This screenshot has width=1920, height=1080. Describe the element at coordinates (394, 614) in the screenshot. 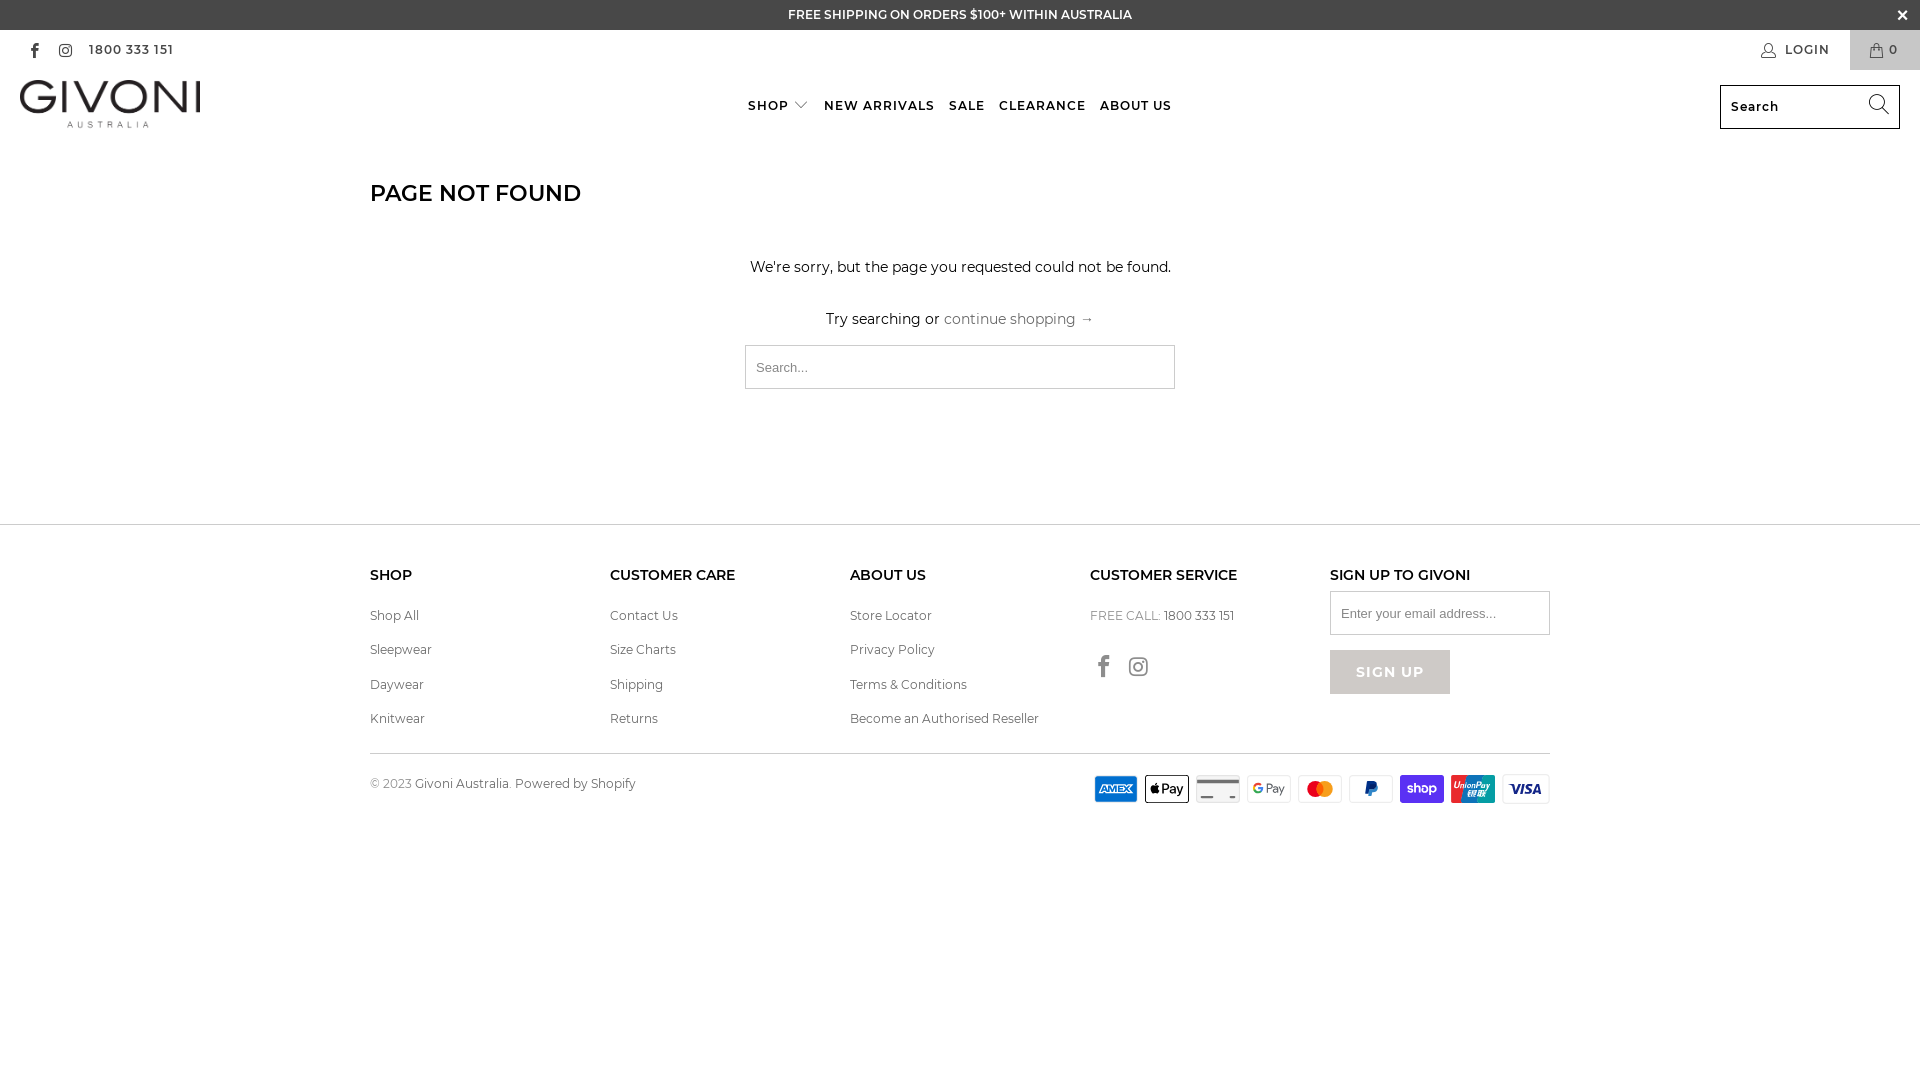

I see `'Shop All'` at that location.